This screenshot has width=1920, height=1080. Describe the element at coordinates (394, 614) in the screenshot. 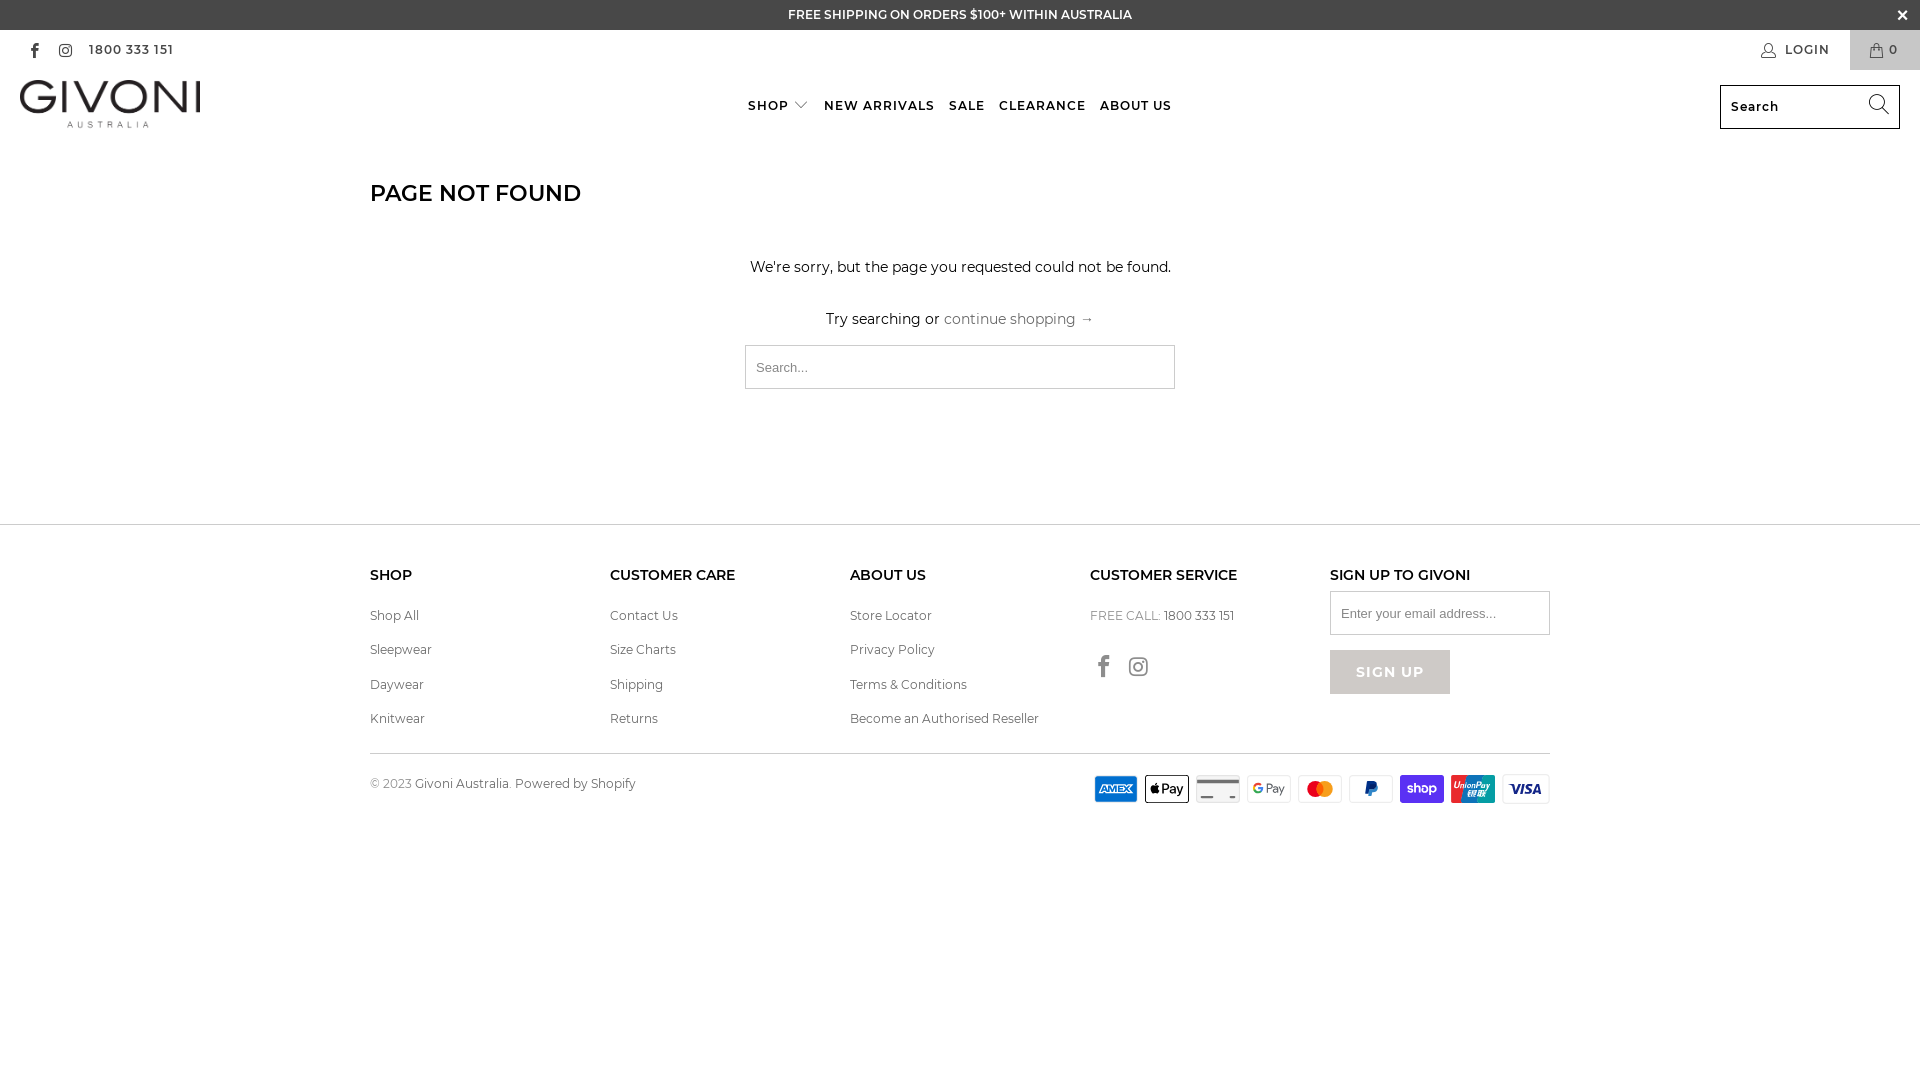

I see `'Shop All'` at that location.